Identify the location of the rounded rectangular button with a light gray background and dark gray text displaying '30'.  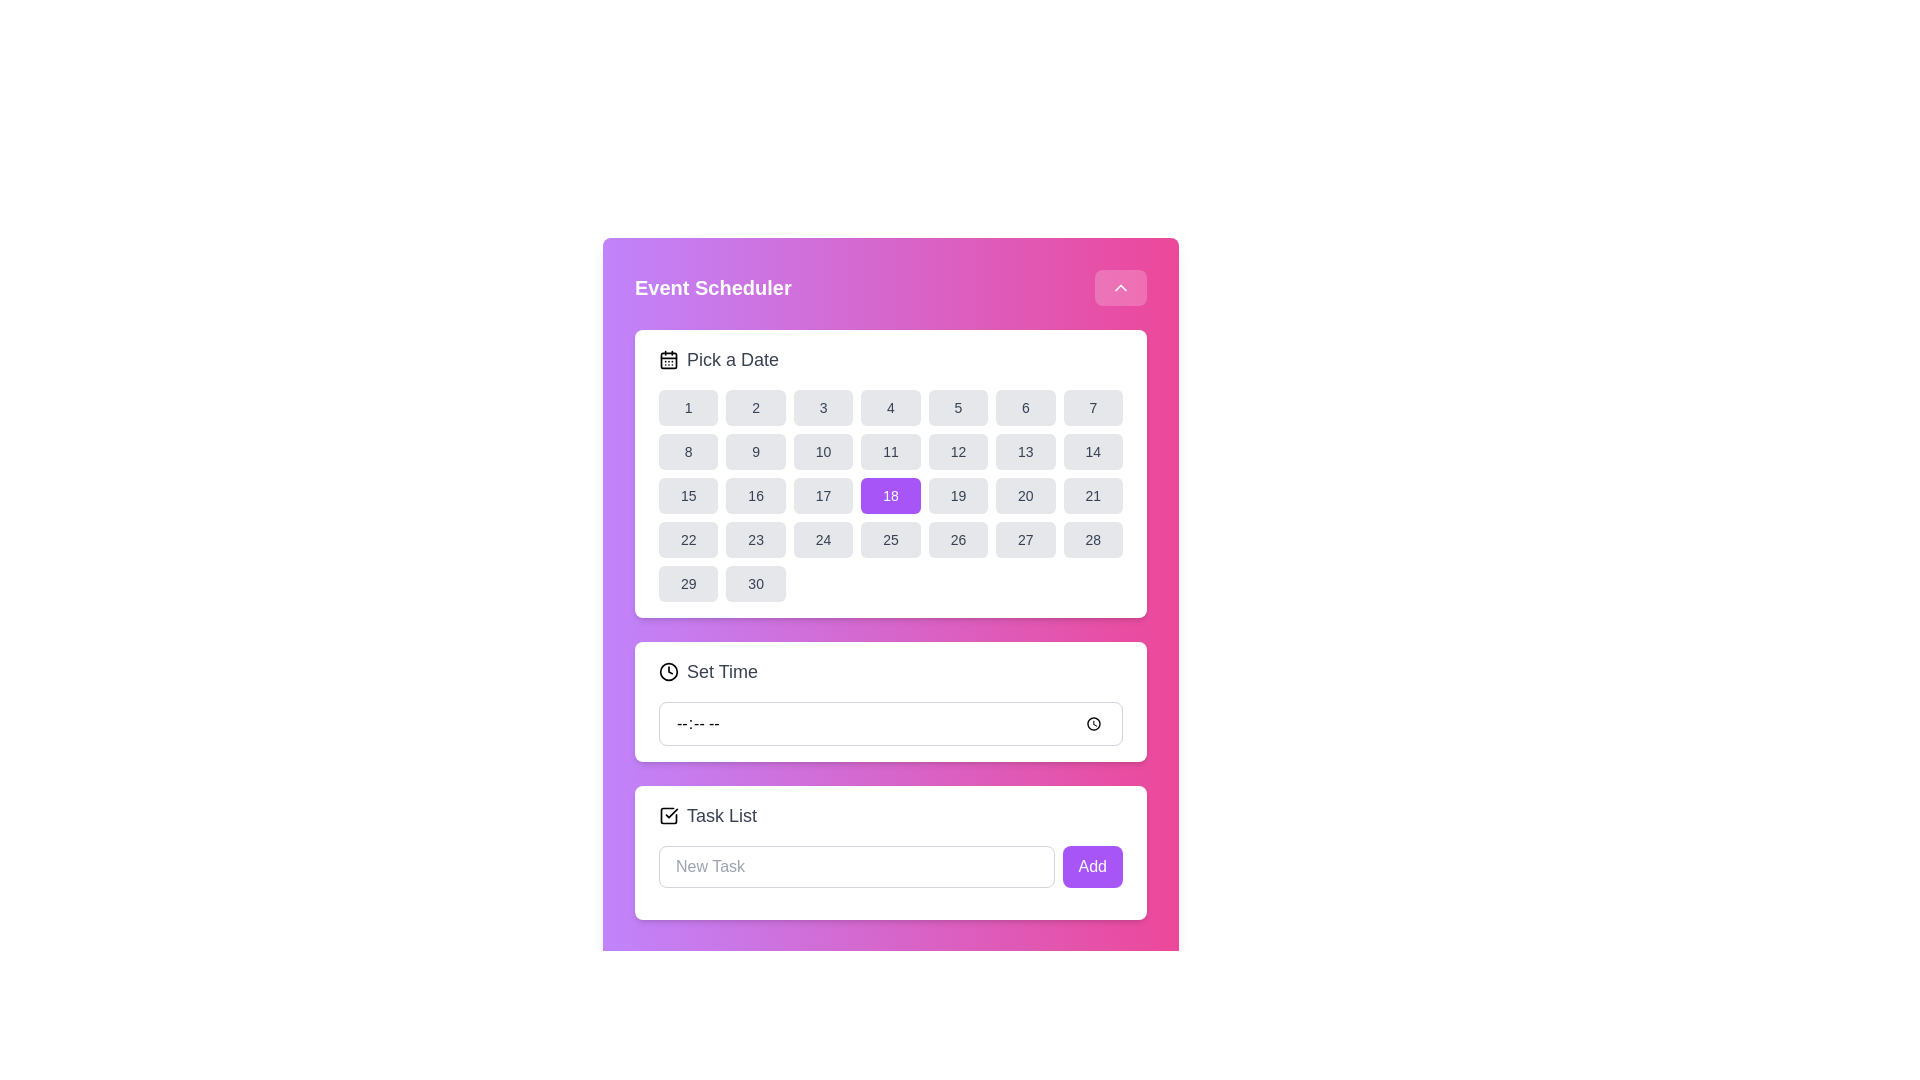
(754, 583).